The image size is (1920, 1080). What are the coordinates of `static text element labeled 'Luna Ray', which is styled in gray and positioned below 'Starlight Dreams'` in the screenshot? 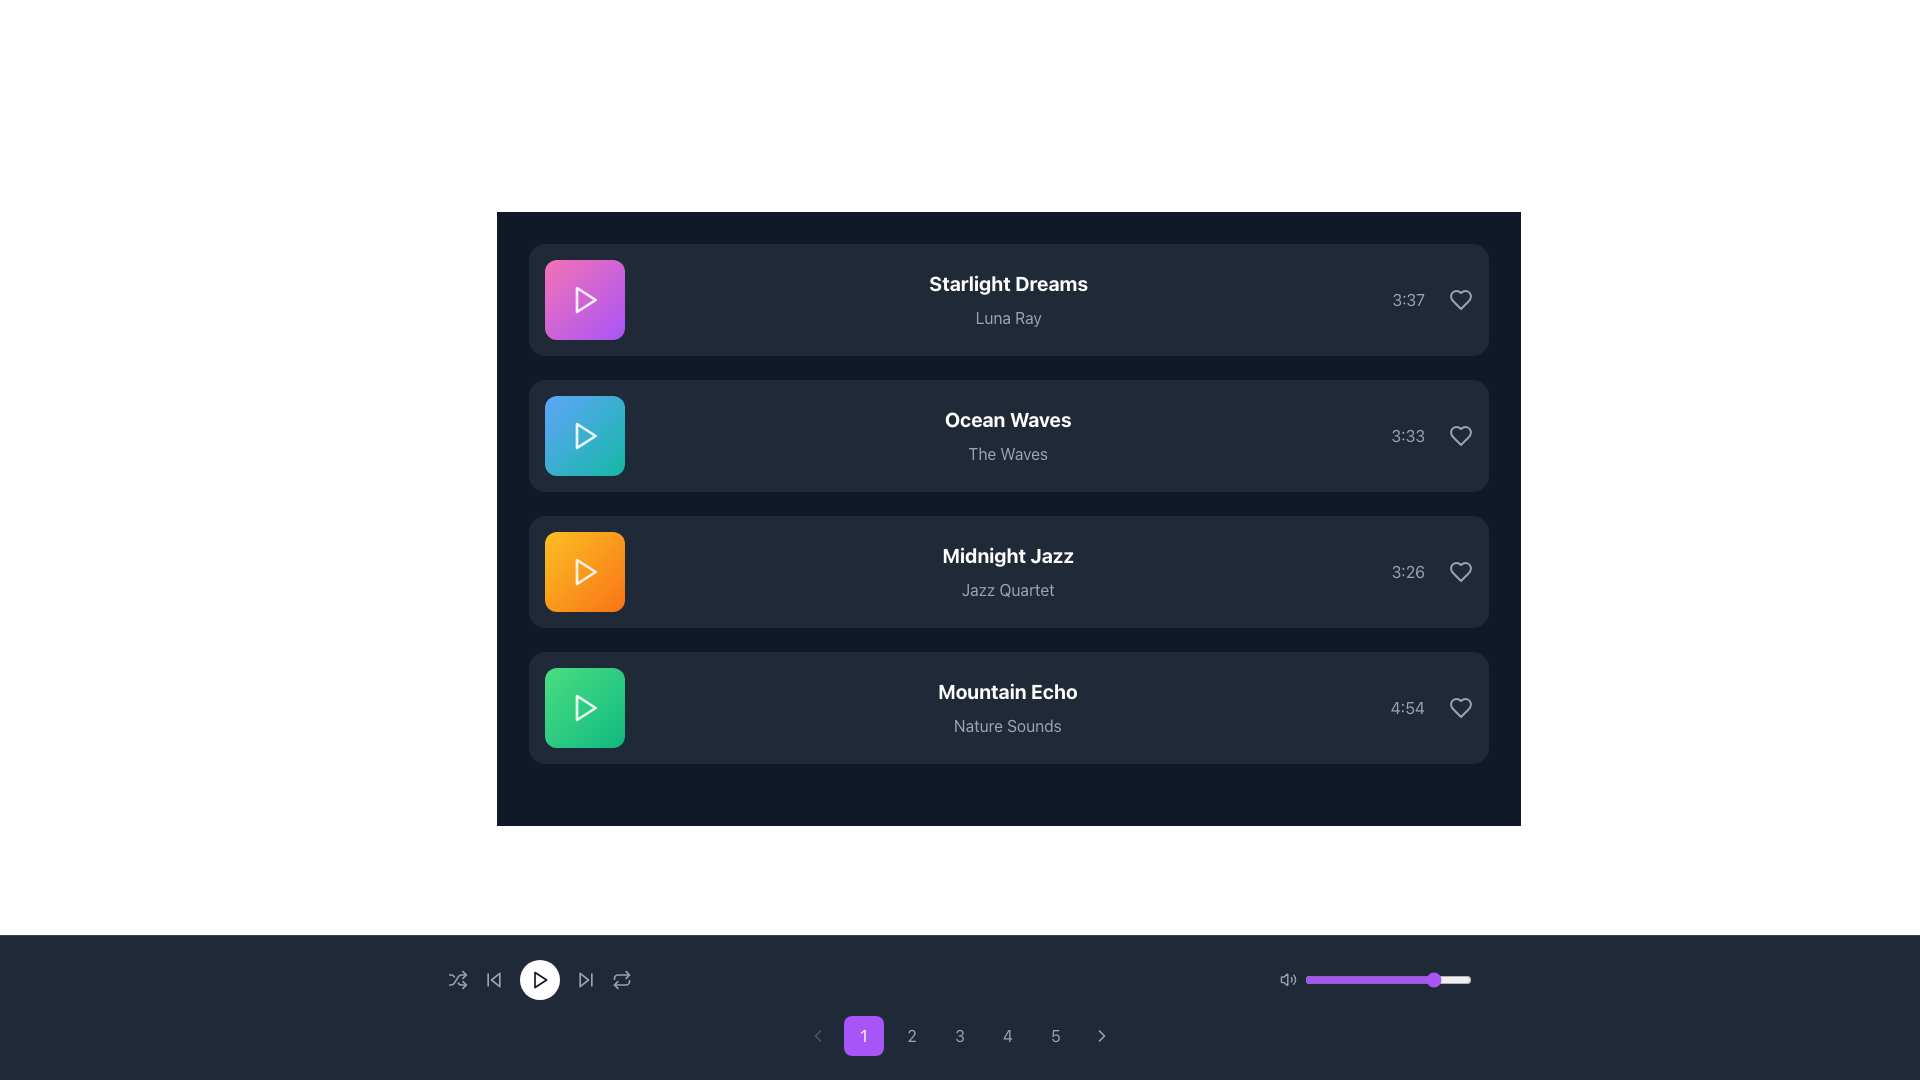 It's located at (1008, 316).